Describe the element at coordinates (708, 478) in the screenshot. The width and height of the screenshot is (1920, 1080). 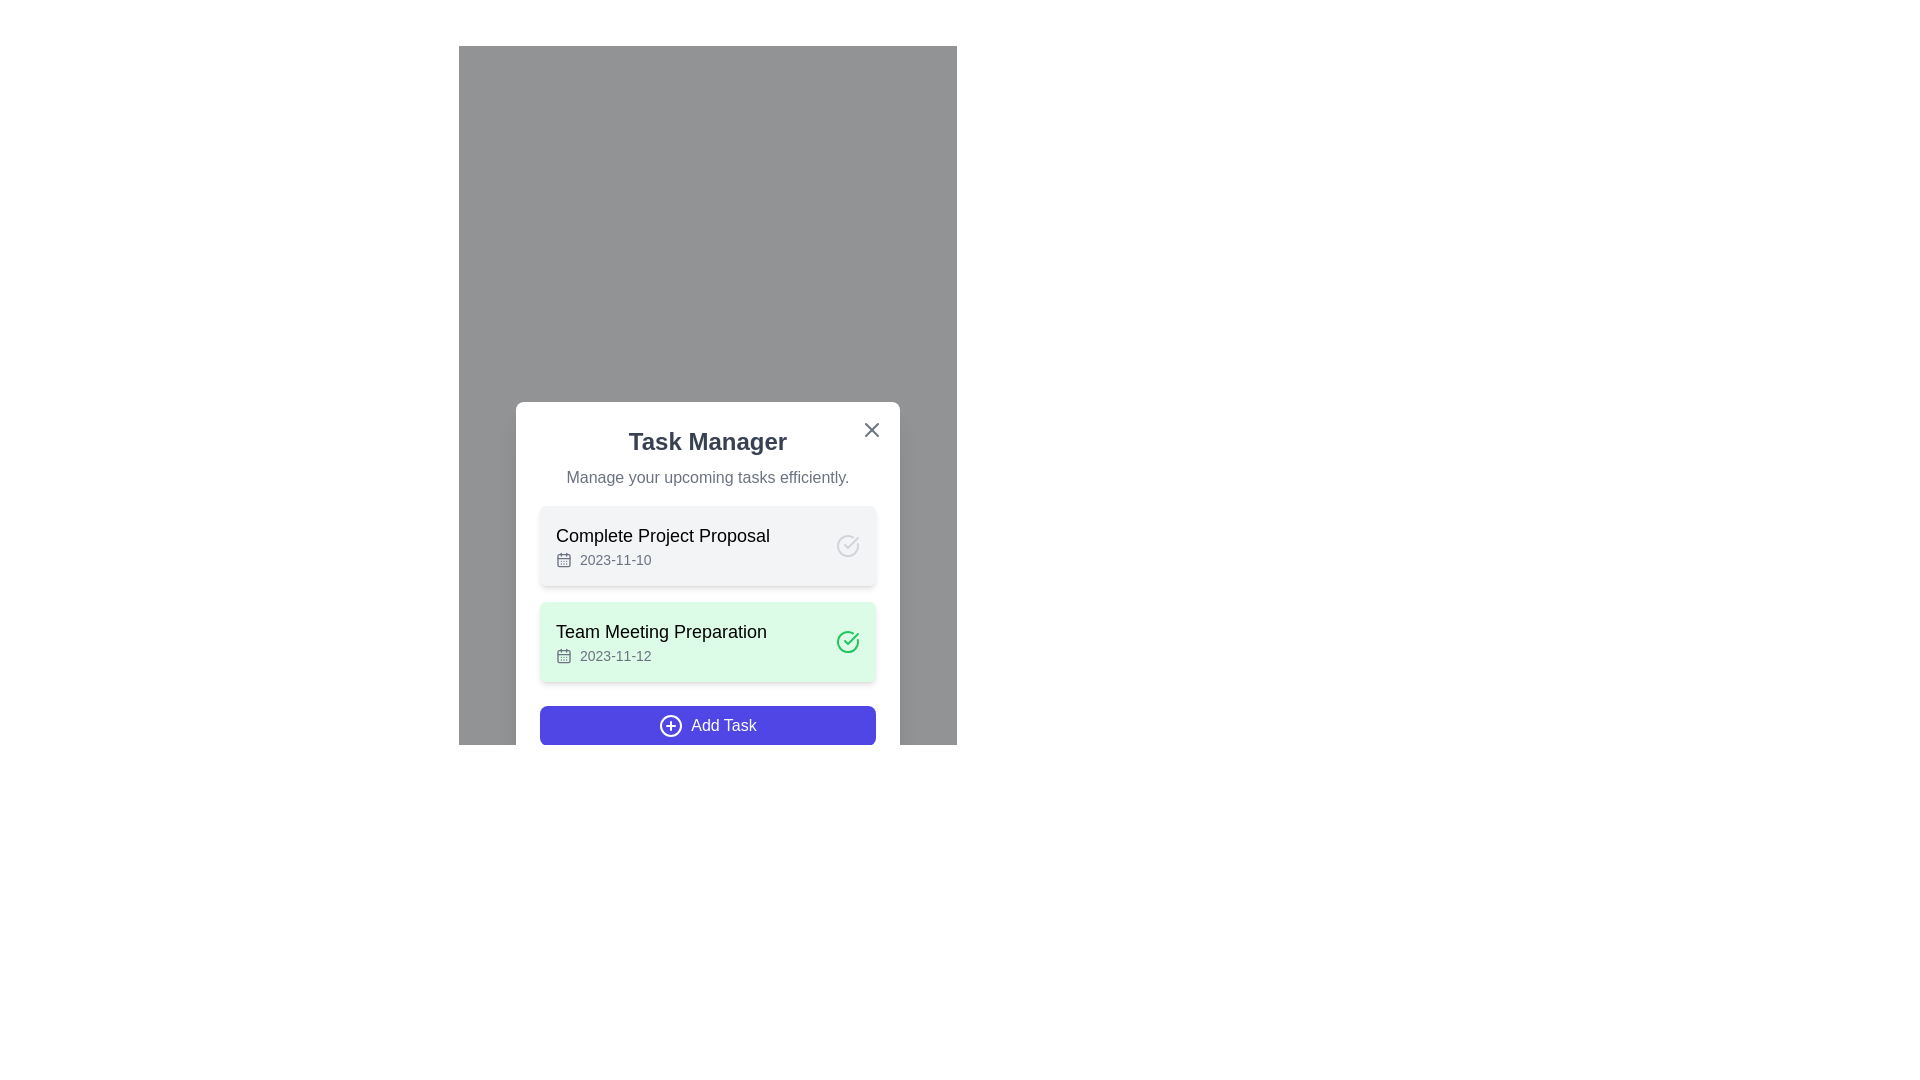
I see `descriptive text label located directly below the 'Task Manager' title in the panel interface, which provides context for the functionality of this section` at that location.